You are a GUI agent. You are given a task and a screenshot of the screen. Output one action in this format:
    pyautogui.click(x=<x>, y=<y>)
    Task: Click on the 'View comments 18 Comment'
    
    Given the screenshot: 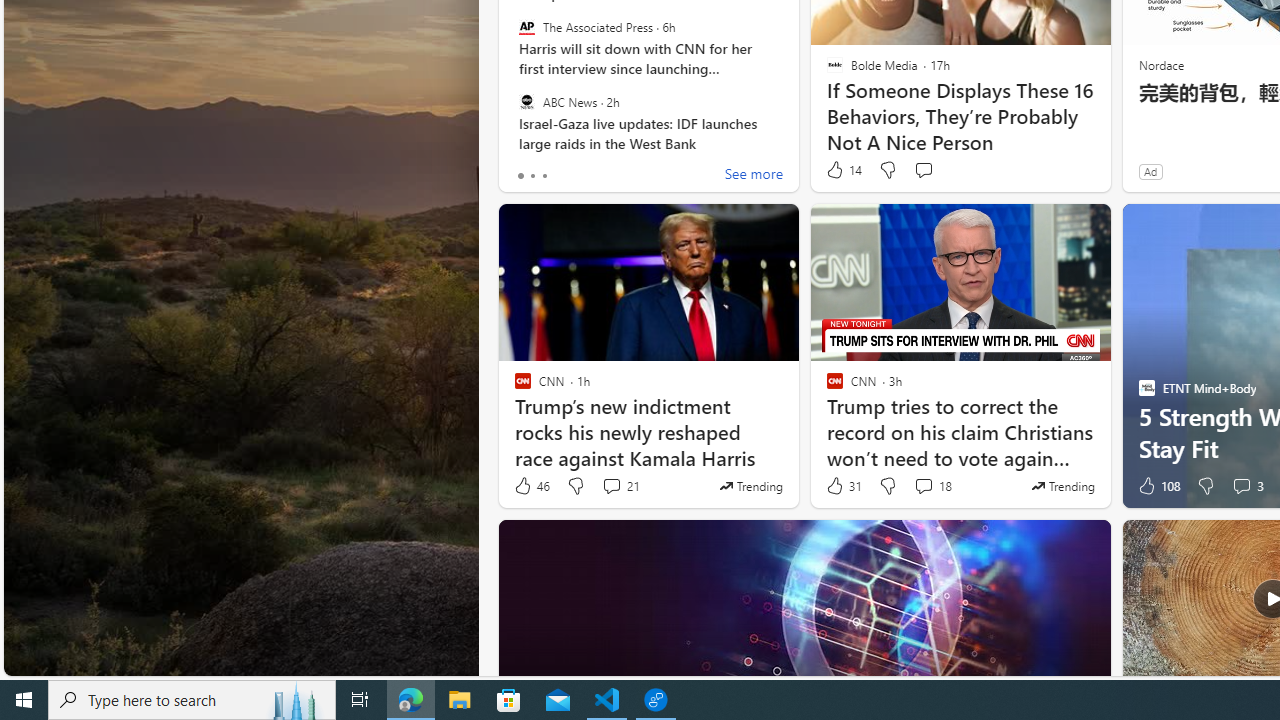 What is the action you would take?
    pyautogui.click(x=931, y=486)
    